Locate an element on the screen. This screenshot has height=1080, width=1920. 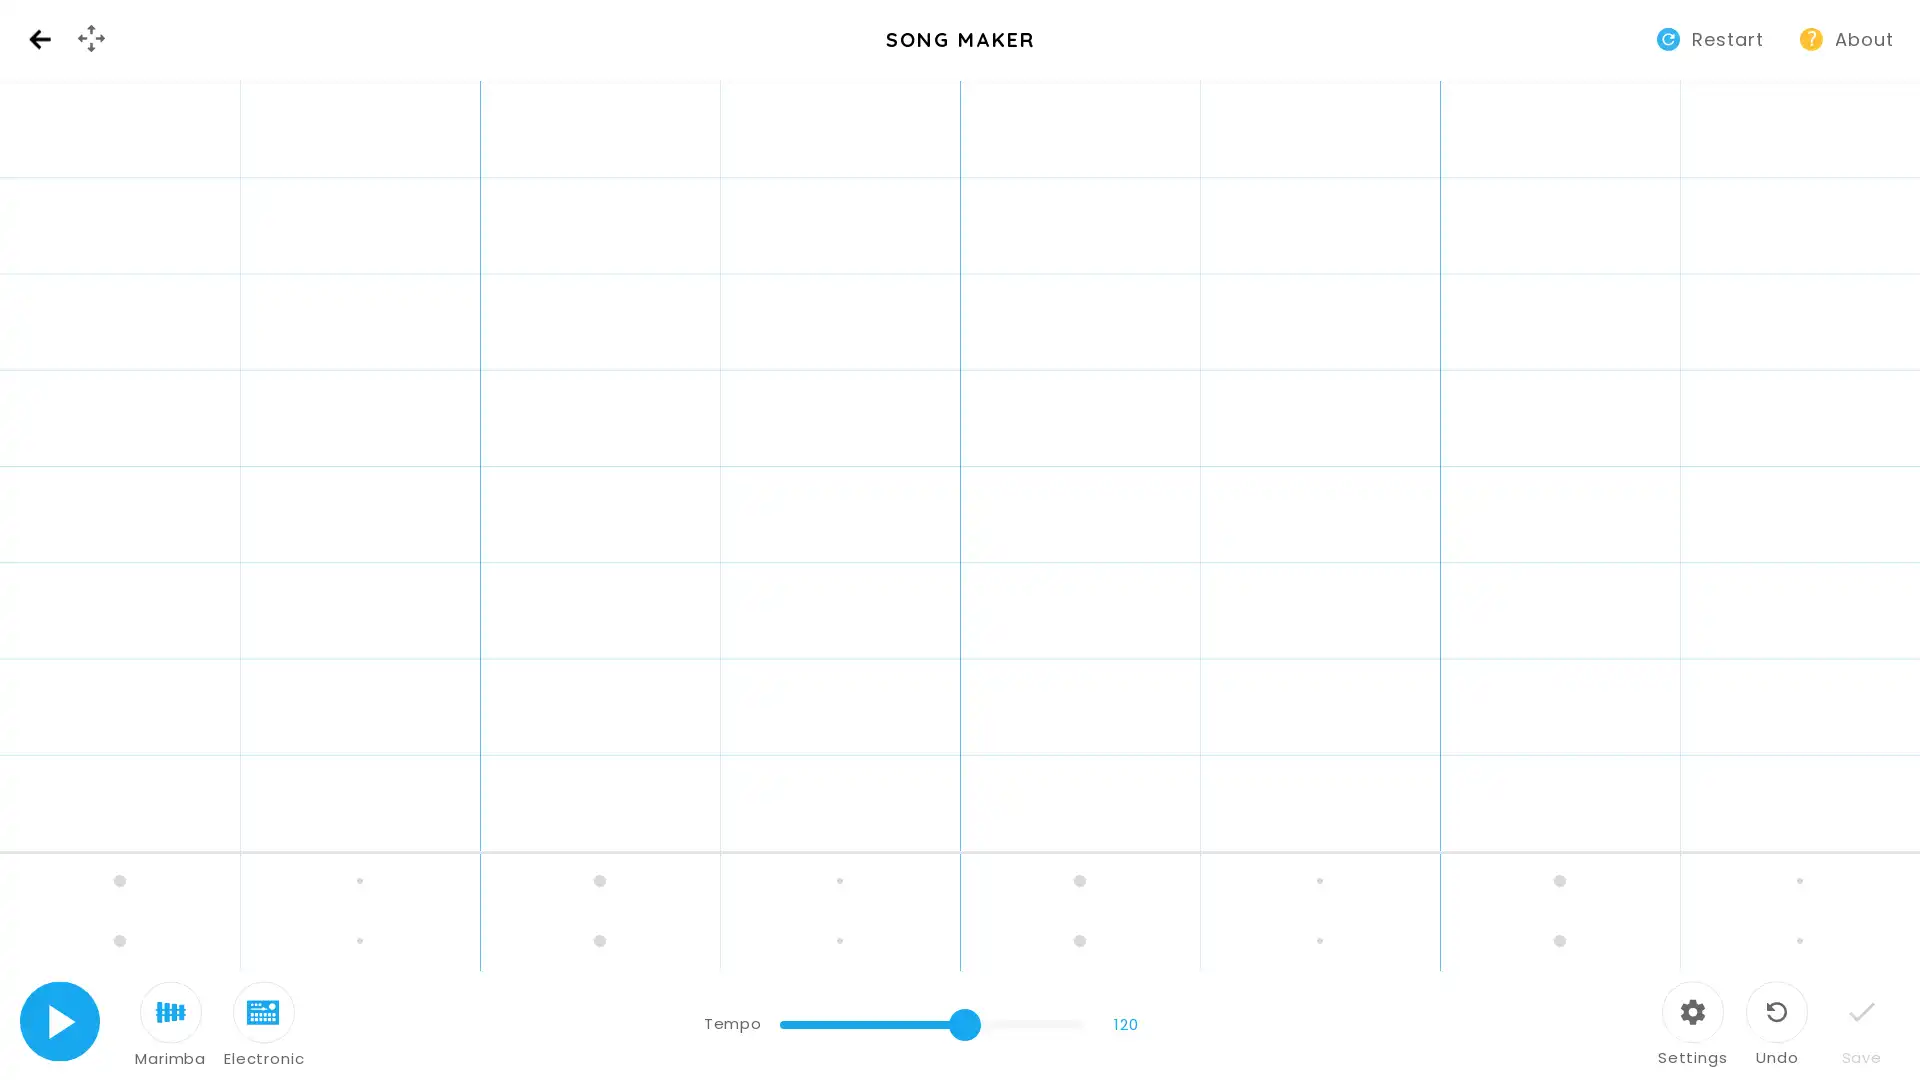
Electronic is located at coordinates (263, 1025).